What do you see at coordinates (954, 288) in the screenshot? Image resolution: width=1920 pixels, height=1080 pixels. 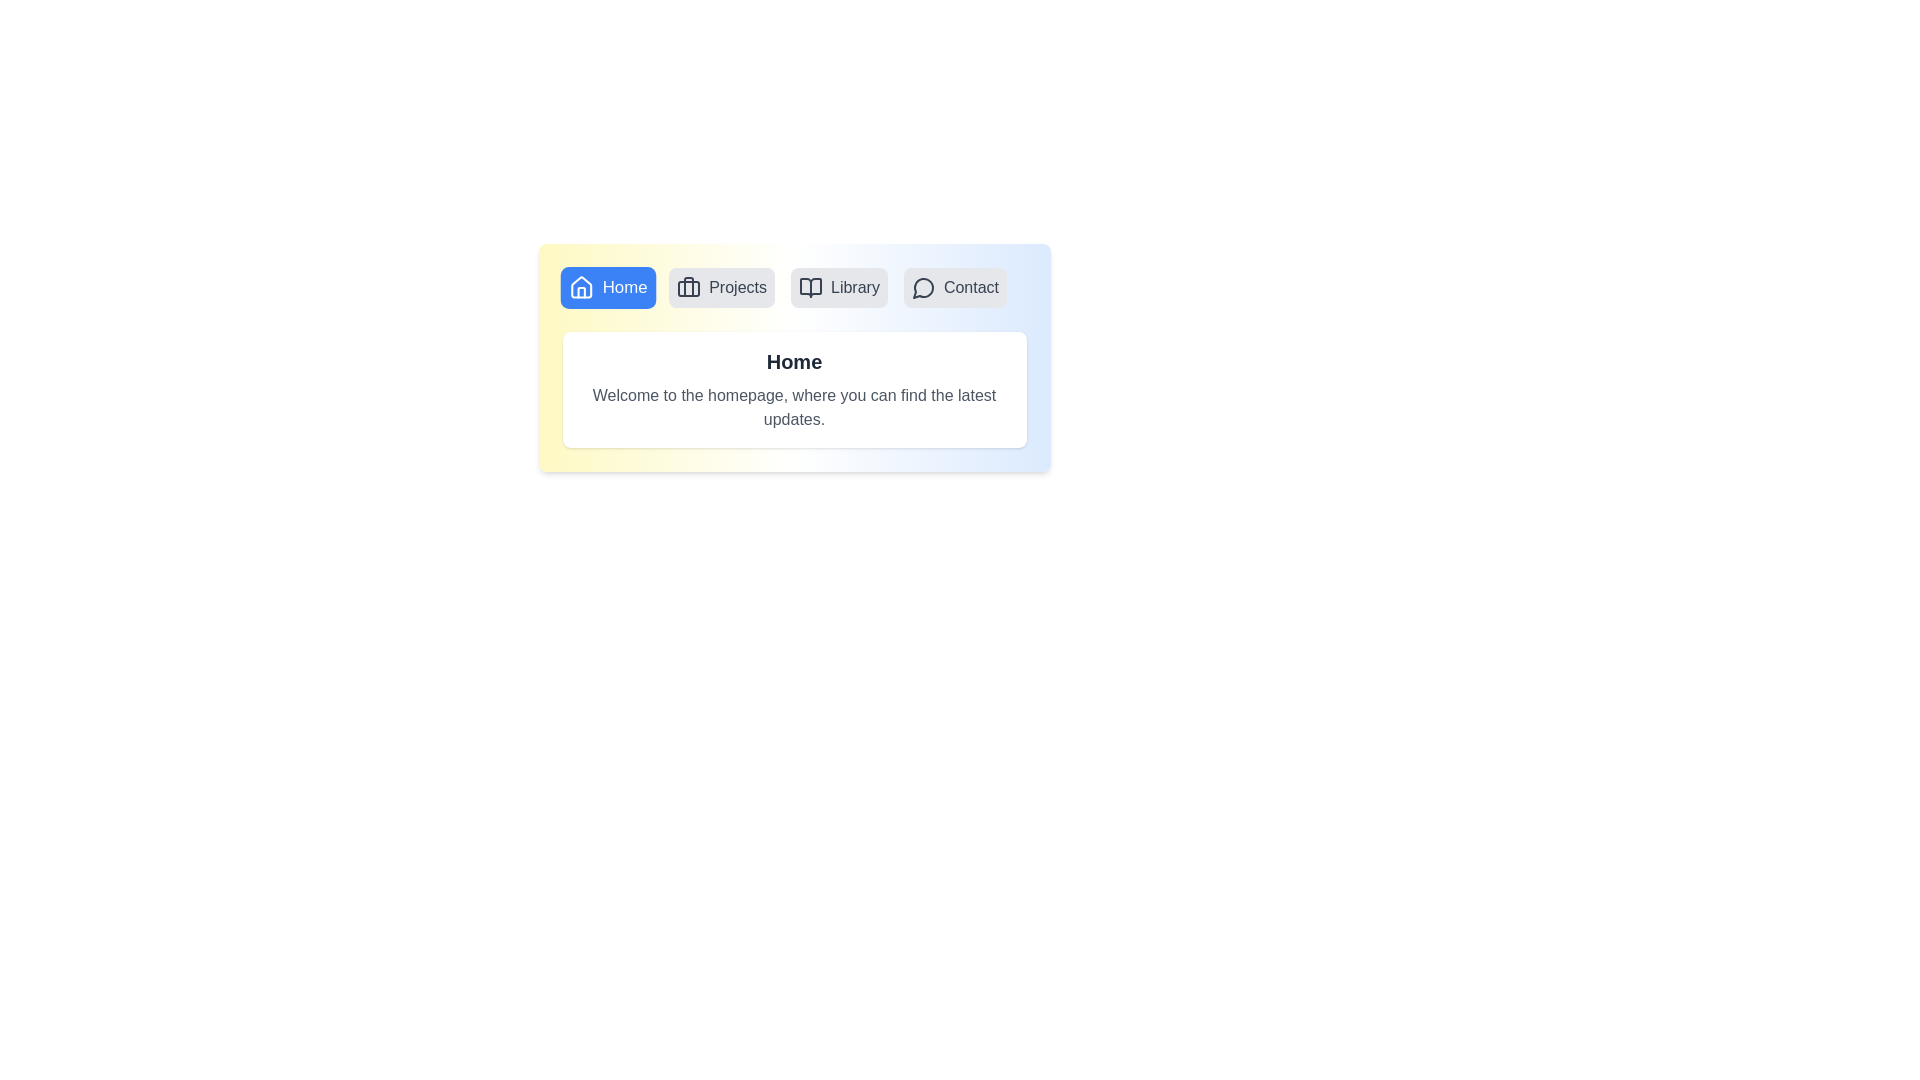 I see `the Contact tab to view its content` at bounding box center [954, 288].